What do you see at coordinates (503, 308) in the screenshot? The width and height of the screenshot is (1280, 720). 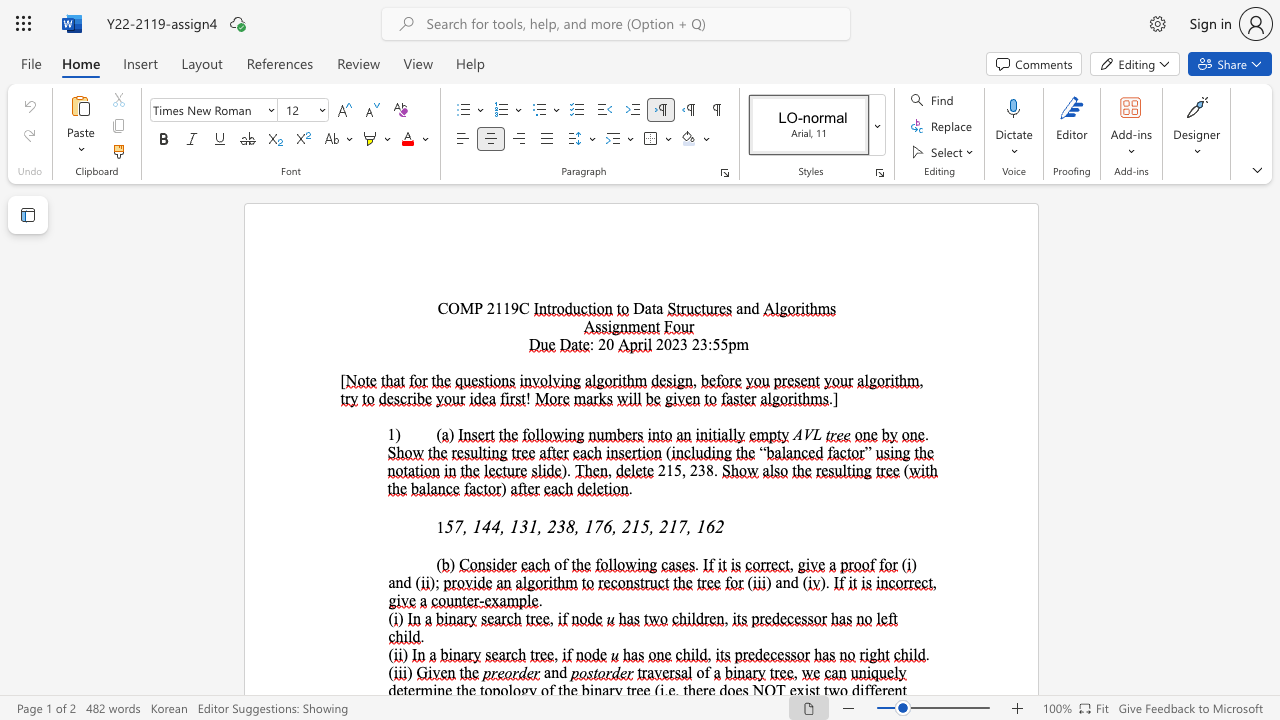 I see `the subset text "19C" within the text "COMP 2119C"` at bounding box center [503, 308].